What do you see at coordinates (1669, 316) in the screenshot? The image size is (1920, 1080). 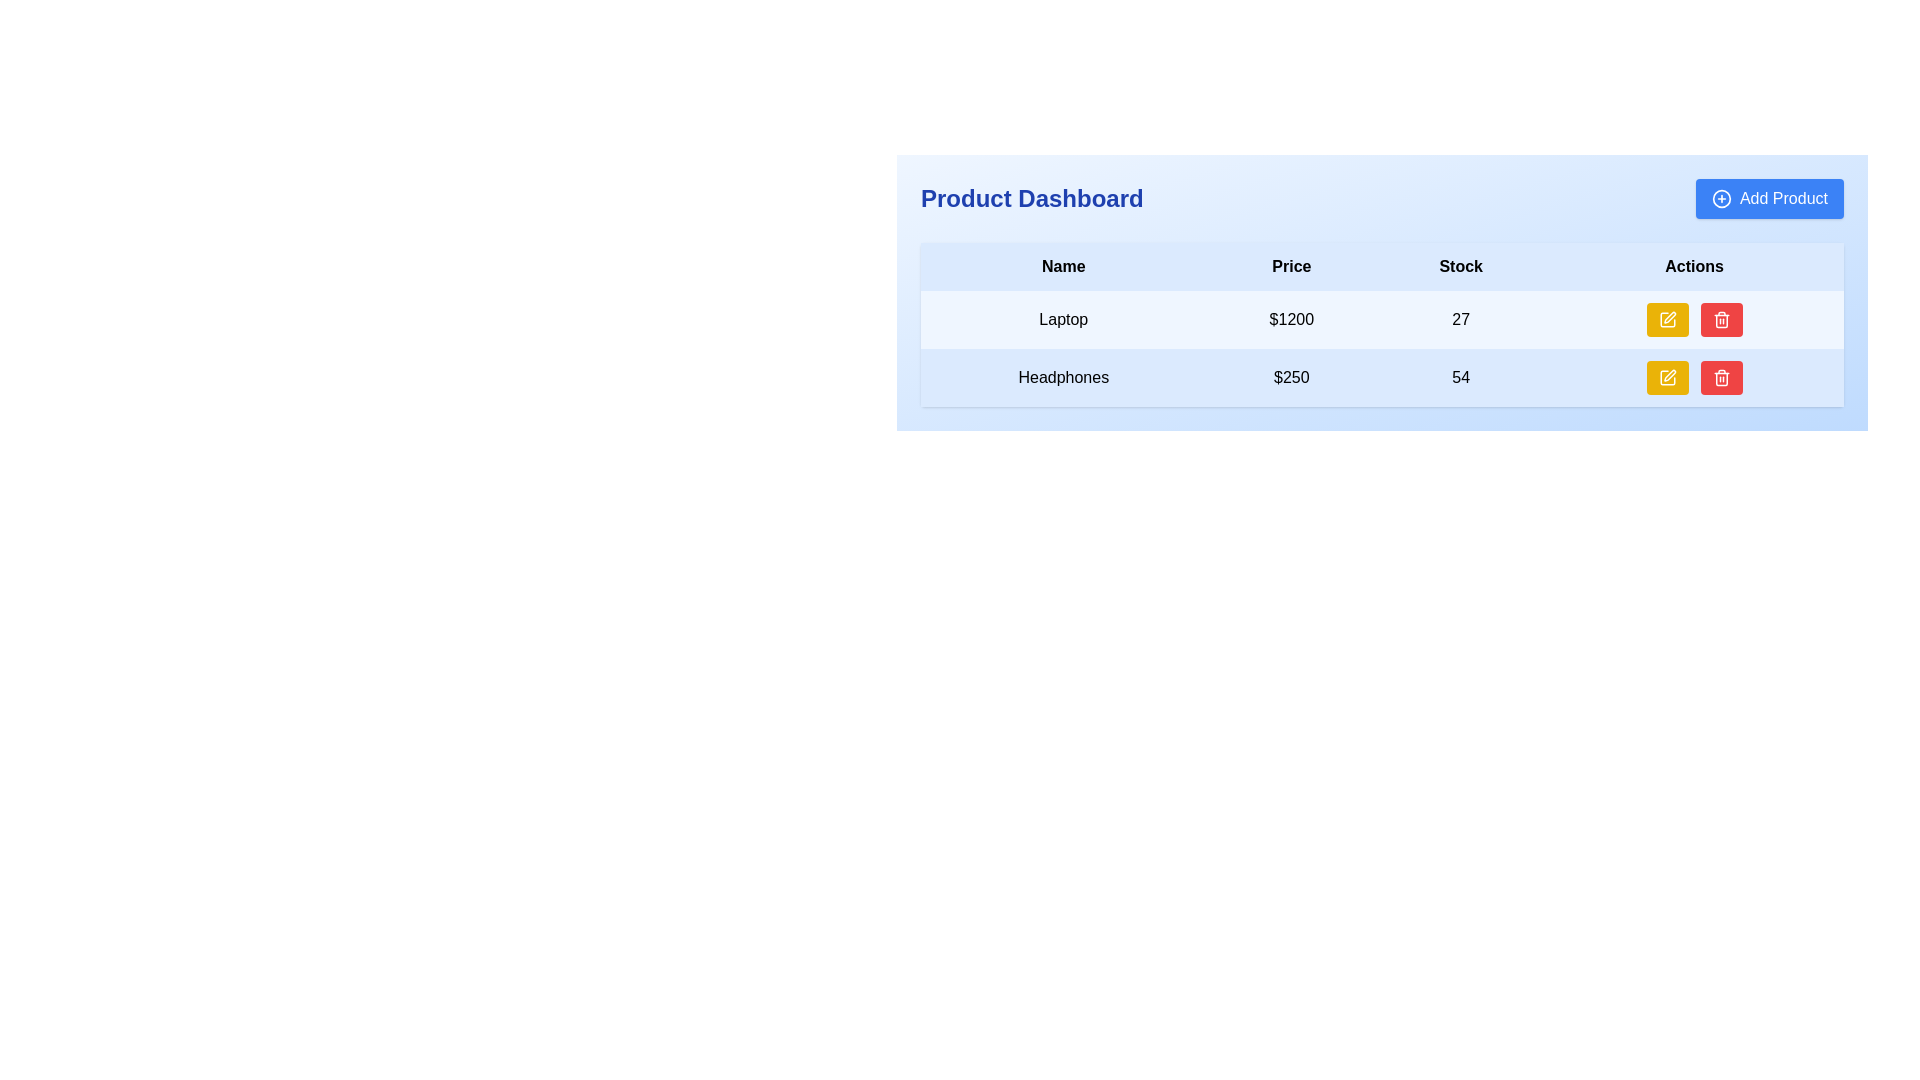 I see `the 'edit' icon in the 'Actions' column of the second row for the 'Headphones' product` at bounding box center [1669, 316].